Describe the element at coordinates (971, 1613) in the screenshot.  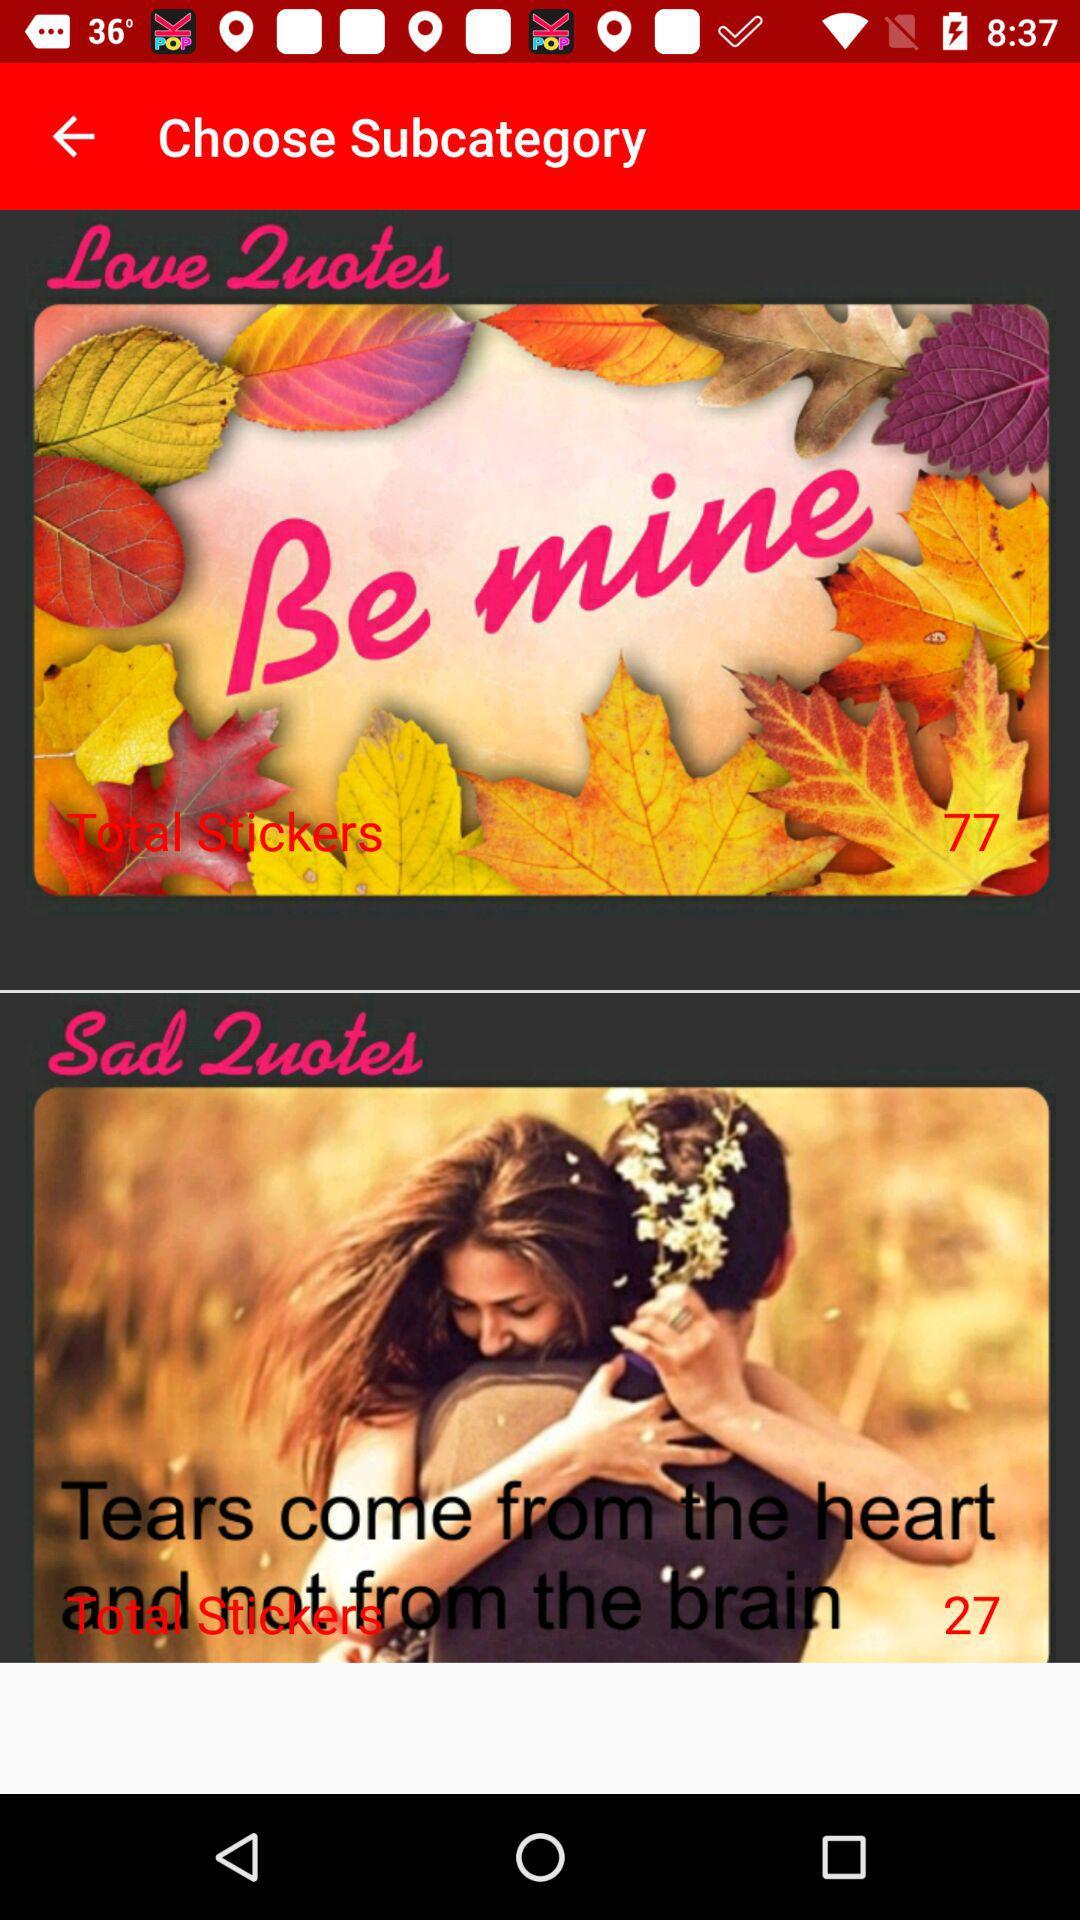
I see `the 27 item` at that location.